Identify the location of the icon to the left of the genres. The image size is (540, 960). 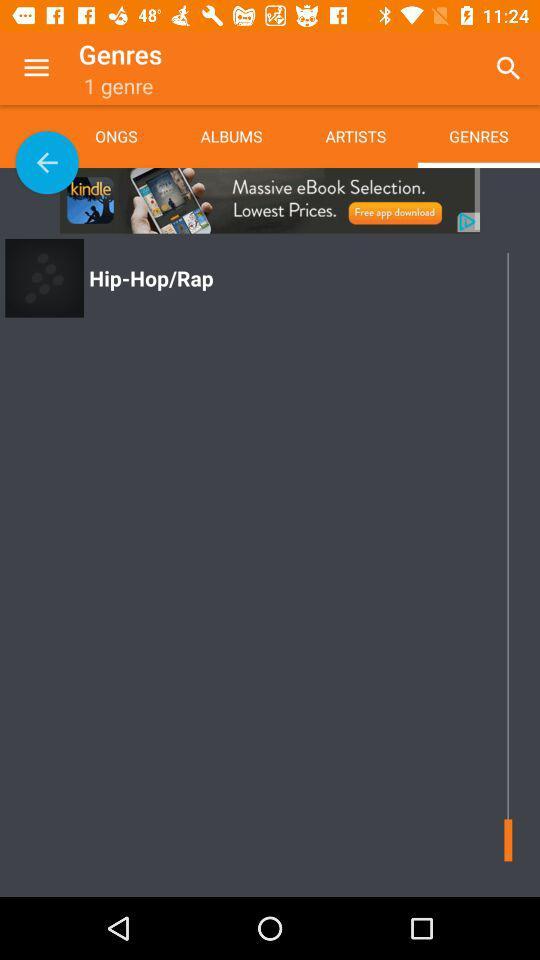
(354, 135).